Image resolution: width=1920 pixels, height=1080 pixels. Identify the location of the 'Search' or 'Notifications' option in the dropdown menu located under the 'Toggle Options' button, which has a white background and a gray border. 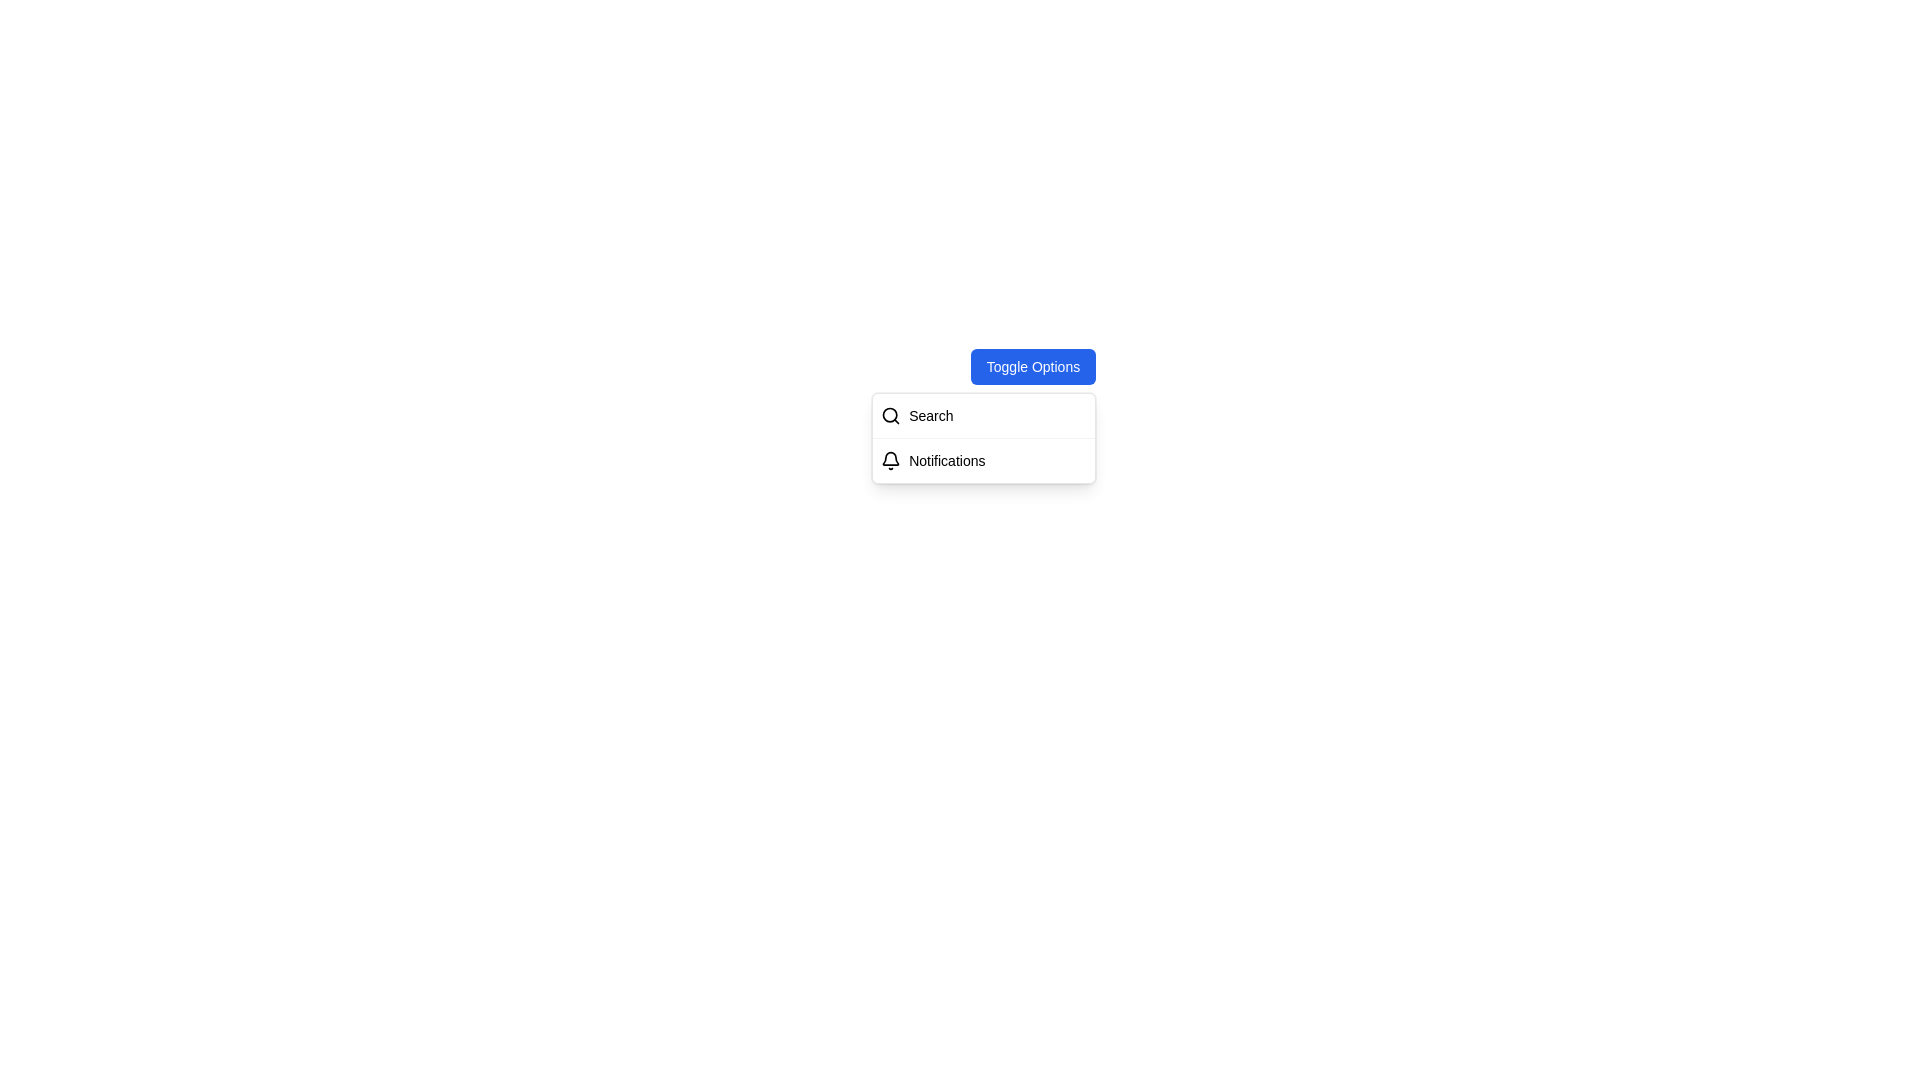
(984, 437).